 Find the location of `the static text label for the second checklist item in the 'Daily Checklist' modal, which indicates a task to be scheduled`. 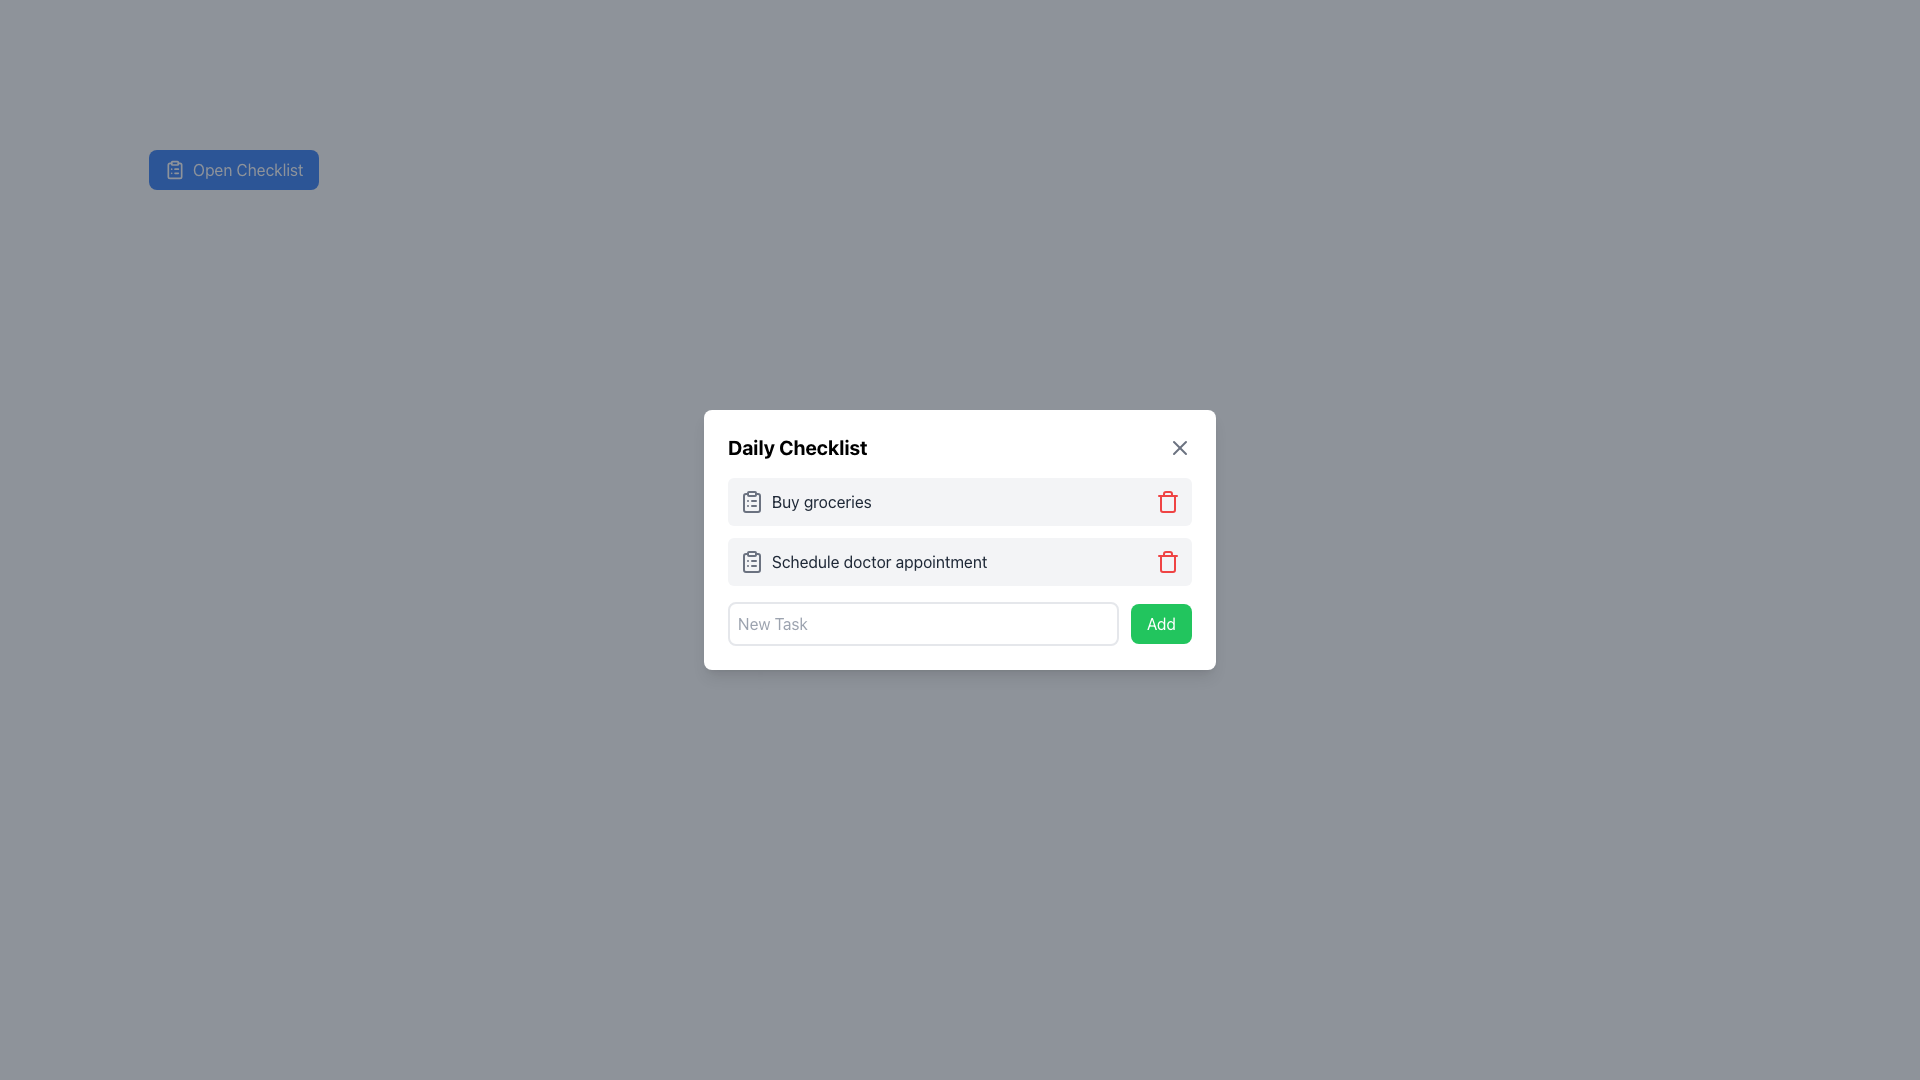

the static text label for the second checklist item in the 'Daily Checklist' modal, which indicates a task to be scheduled is located at coordinates (879, 562).